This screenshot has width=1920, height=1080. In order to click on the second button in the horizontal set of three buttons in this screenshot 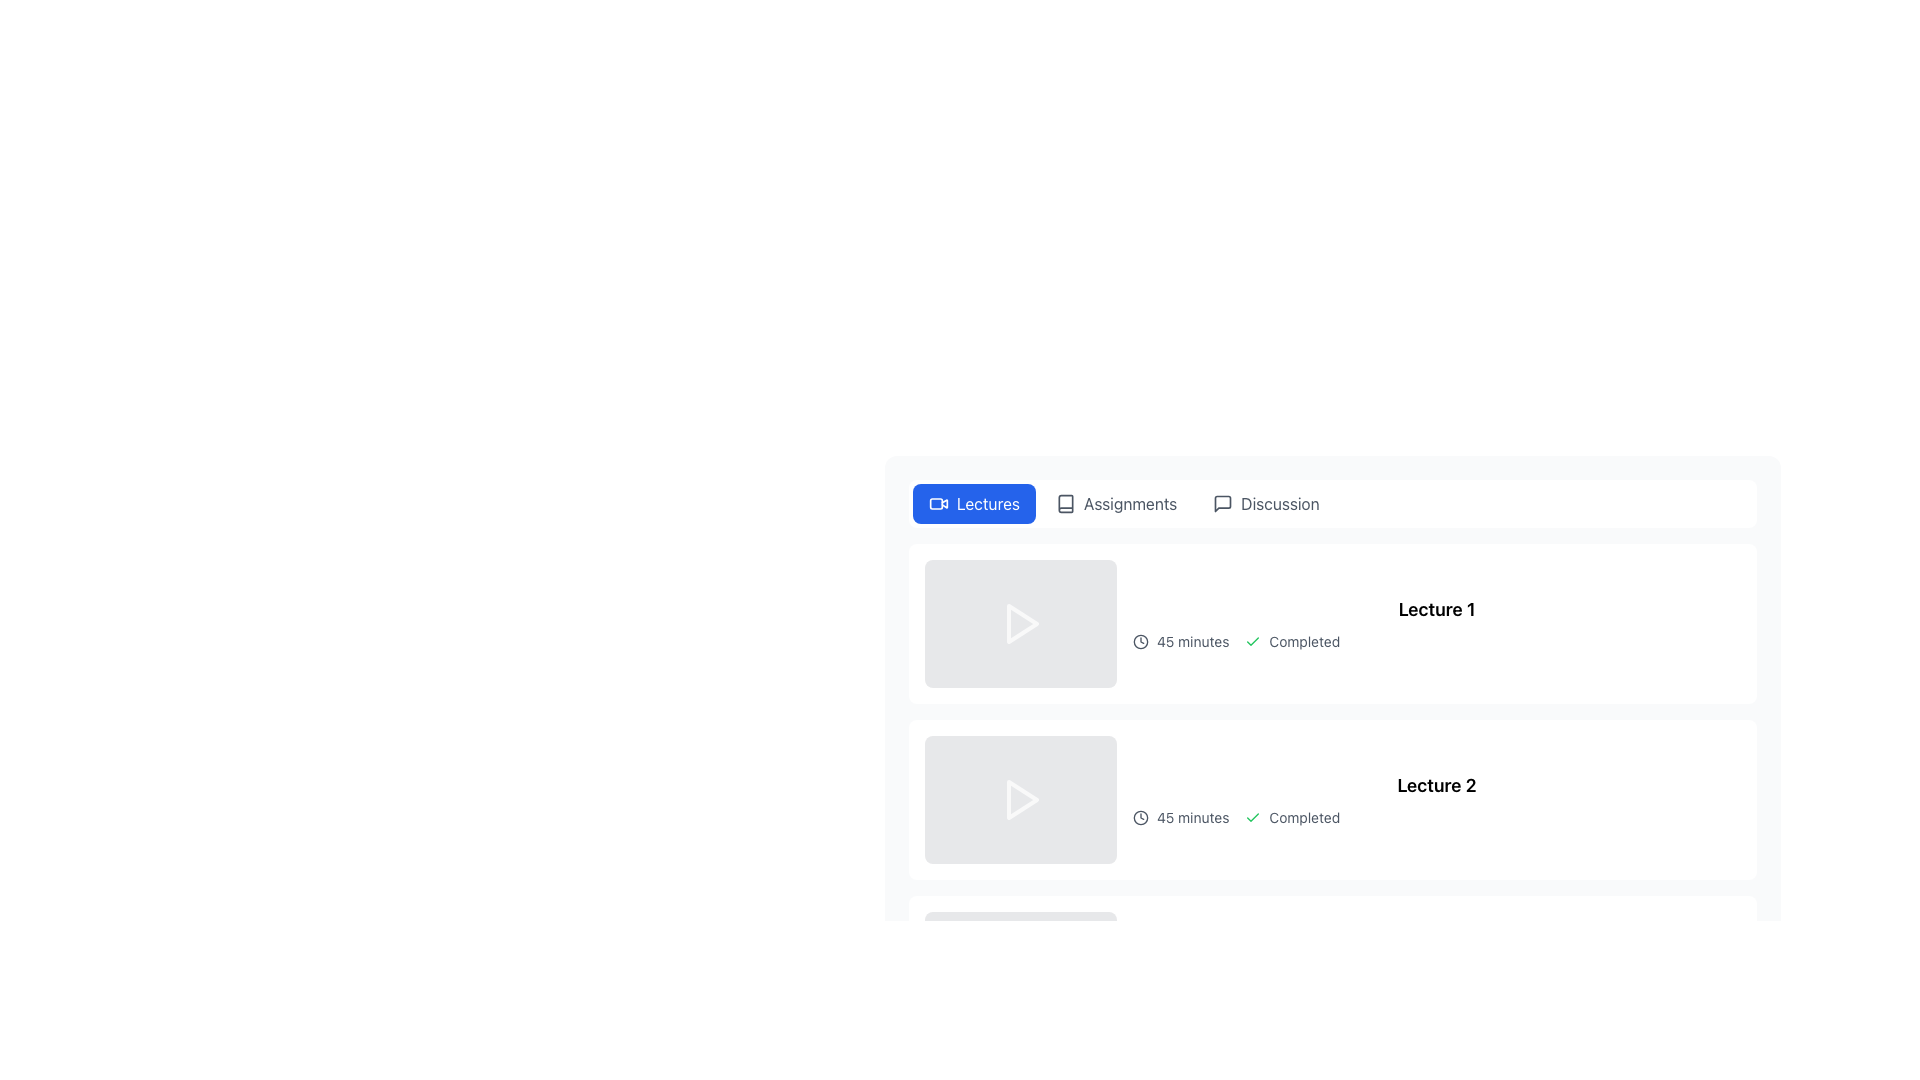, I will do `click(1115, 503)`.